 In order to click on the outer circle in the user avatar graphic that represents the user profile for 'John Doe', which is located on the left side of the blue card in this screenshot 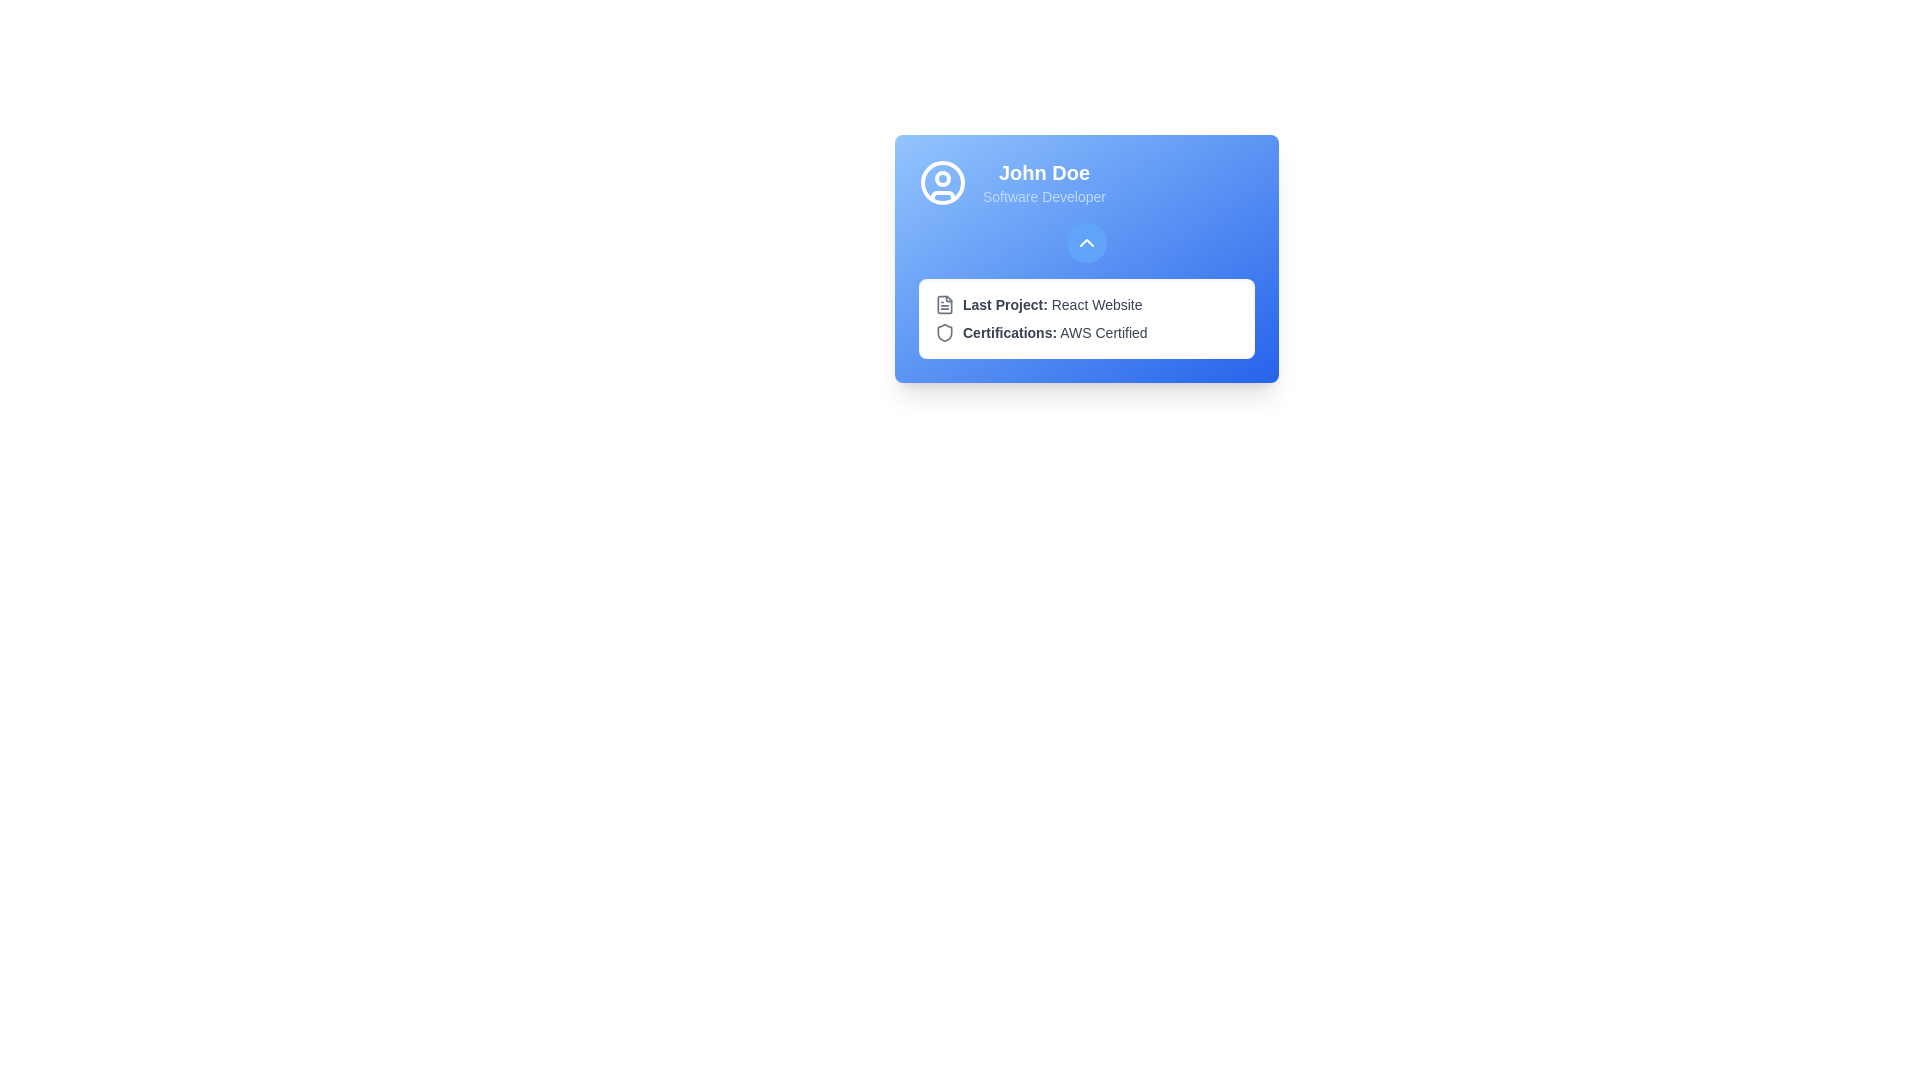, I will do `click(941, 182)`.